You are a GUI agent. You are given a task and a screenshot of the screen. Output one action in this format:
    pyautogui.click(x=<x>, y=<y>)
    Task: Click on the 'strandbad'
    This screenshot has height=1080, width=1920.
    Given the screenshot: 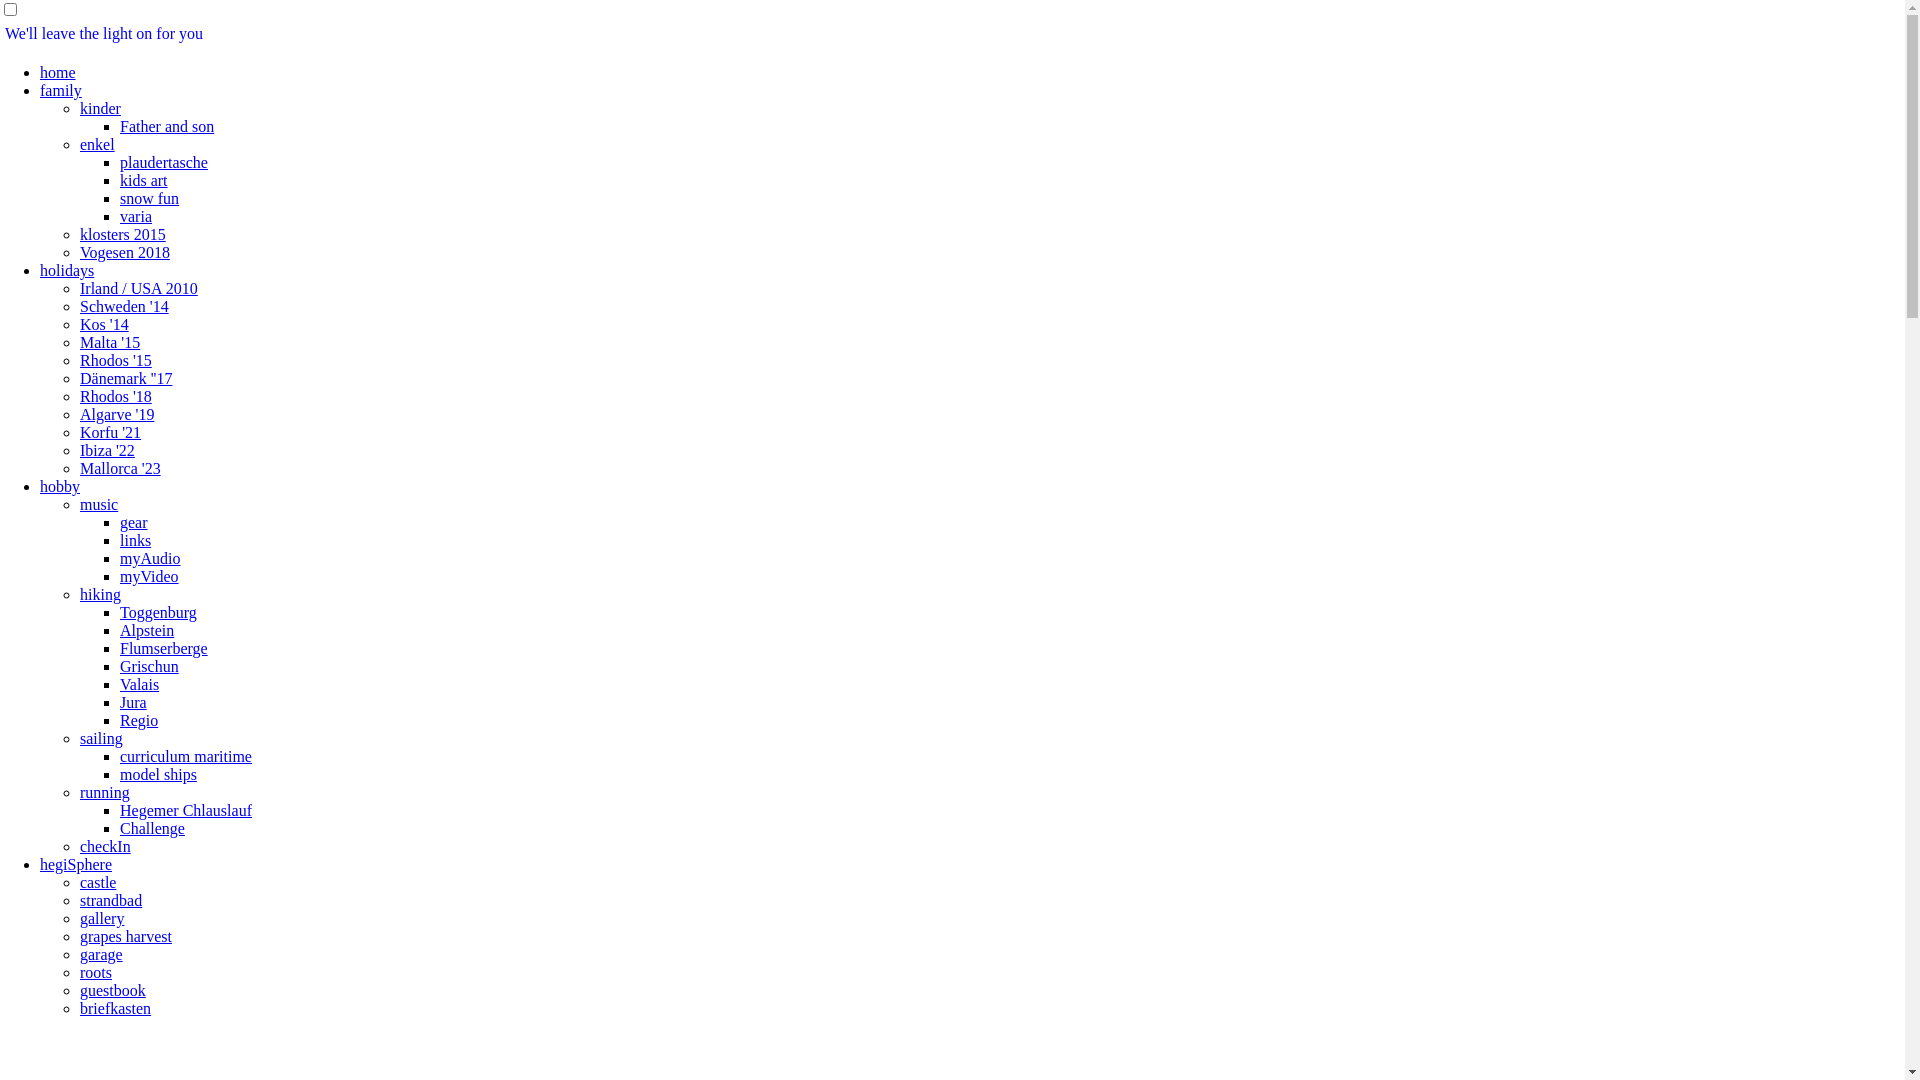 What is the action you would take?
    pyautogui.click(x=109, y=900)
    